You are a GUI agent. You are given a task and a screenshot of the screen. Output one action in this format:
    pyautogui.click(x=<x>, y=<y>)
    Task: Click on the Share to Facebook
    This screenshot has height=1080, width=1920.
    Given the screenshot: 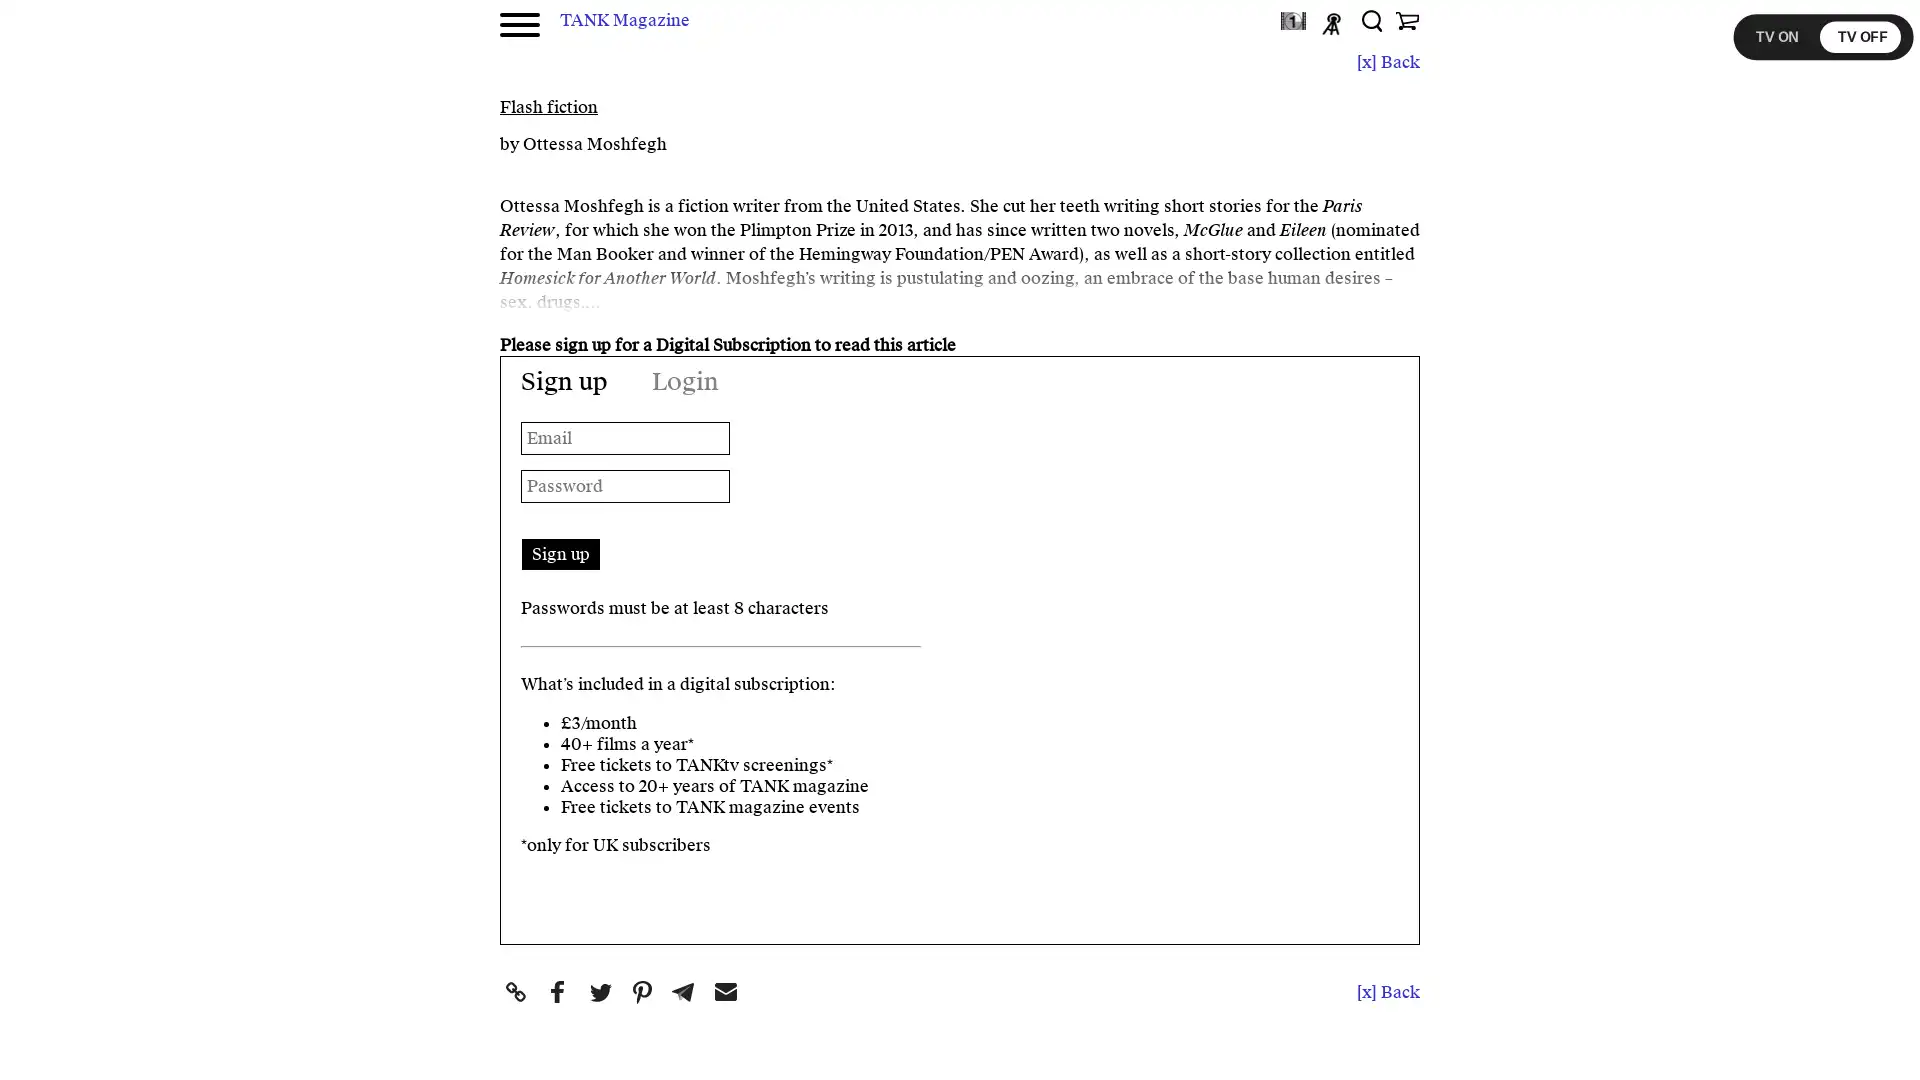 What is the action you would take?
    pyautogui.click(x=561, y=991)
    